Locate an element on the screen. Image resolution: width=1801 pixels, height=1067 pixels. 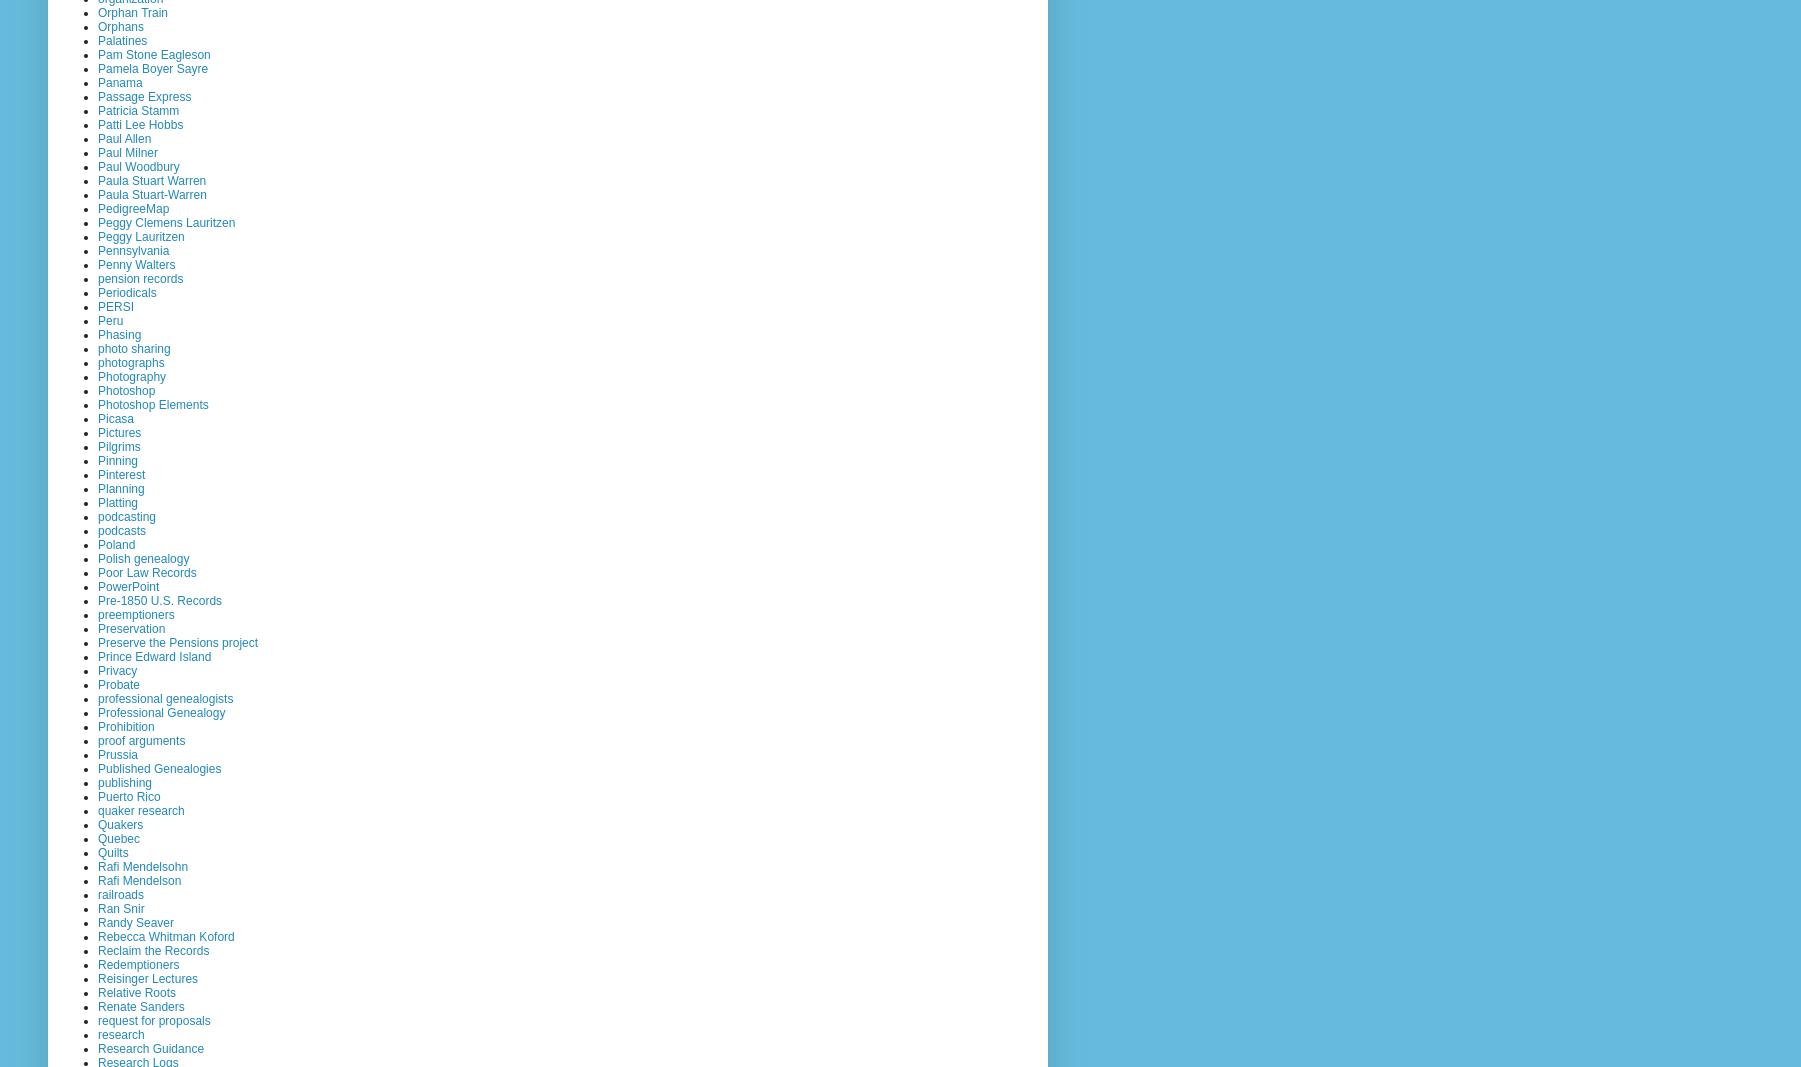
'pension records' is located at coordinates (140, 277).